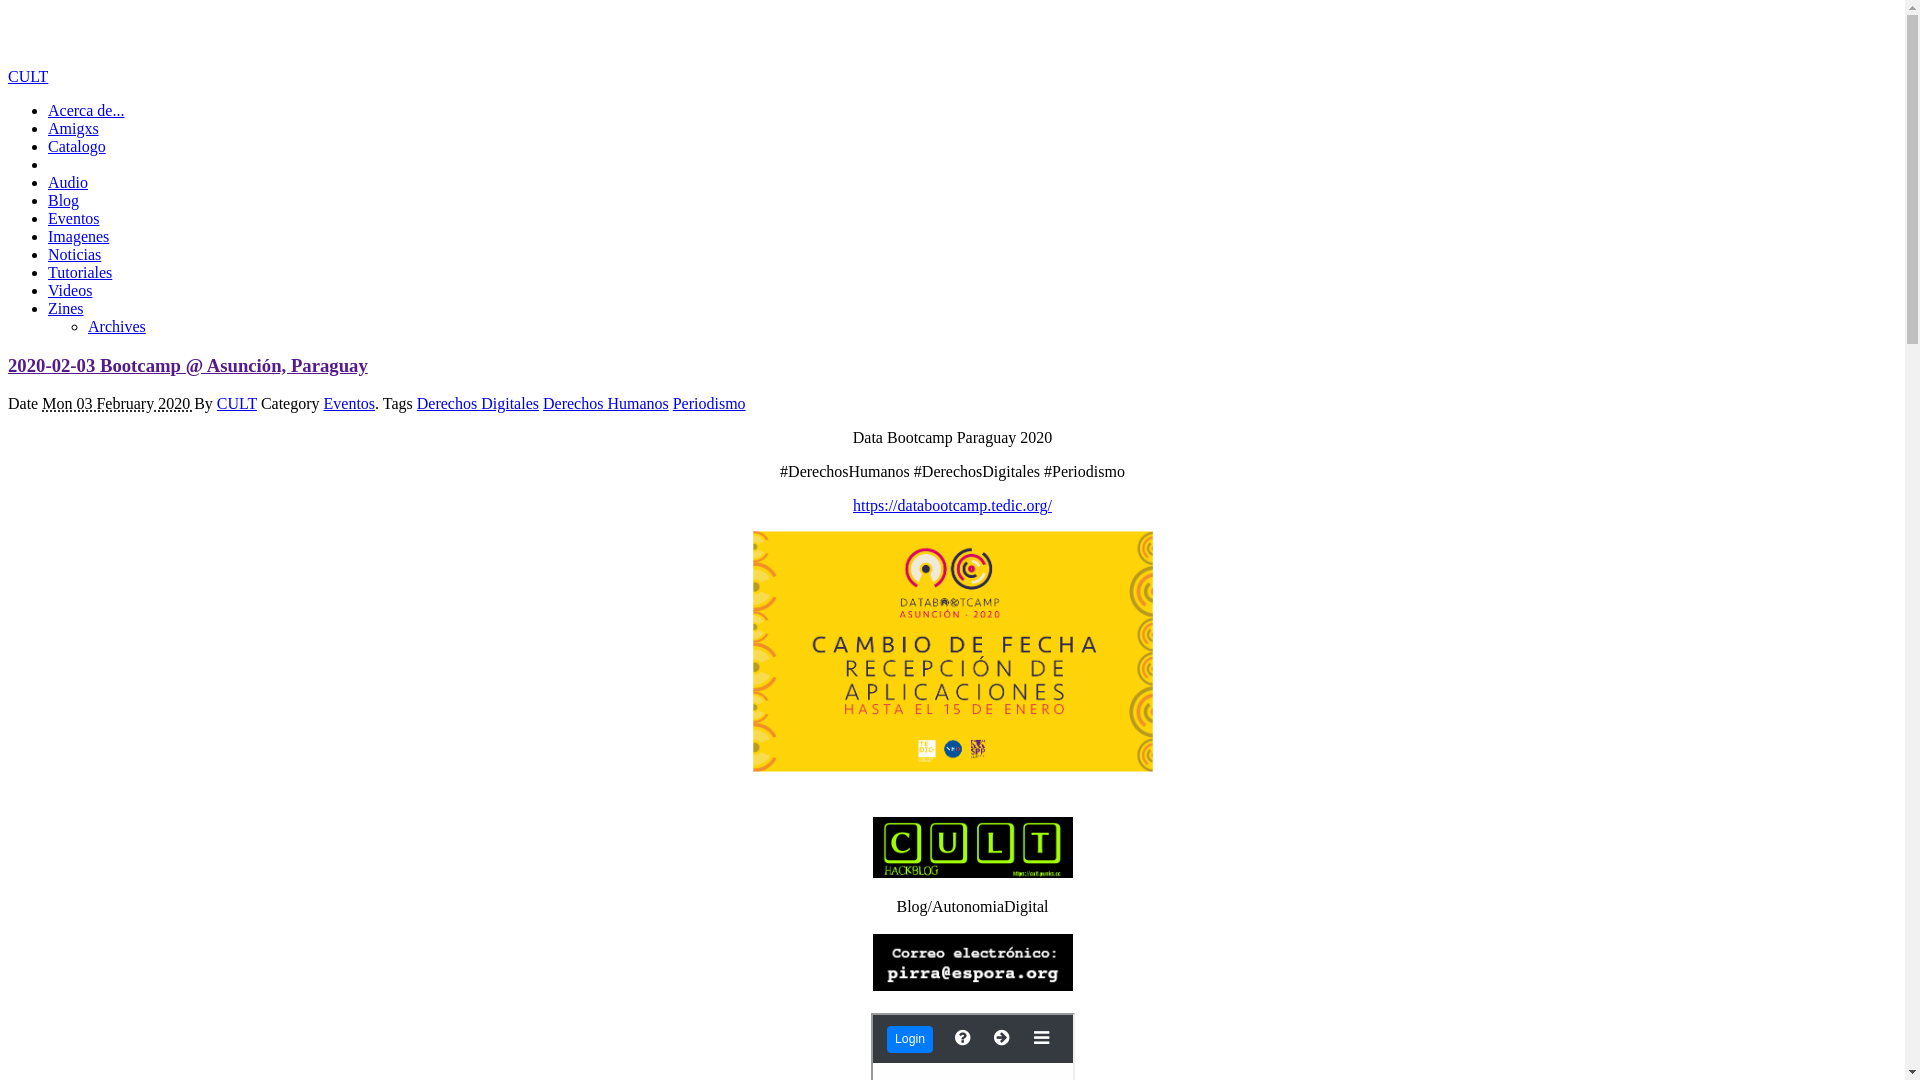 The image size is (1920, 1080). I want to click on 'Videos', so click(70, 290).